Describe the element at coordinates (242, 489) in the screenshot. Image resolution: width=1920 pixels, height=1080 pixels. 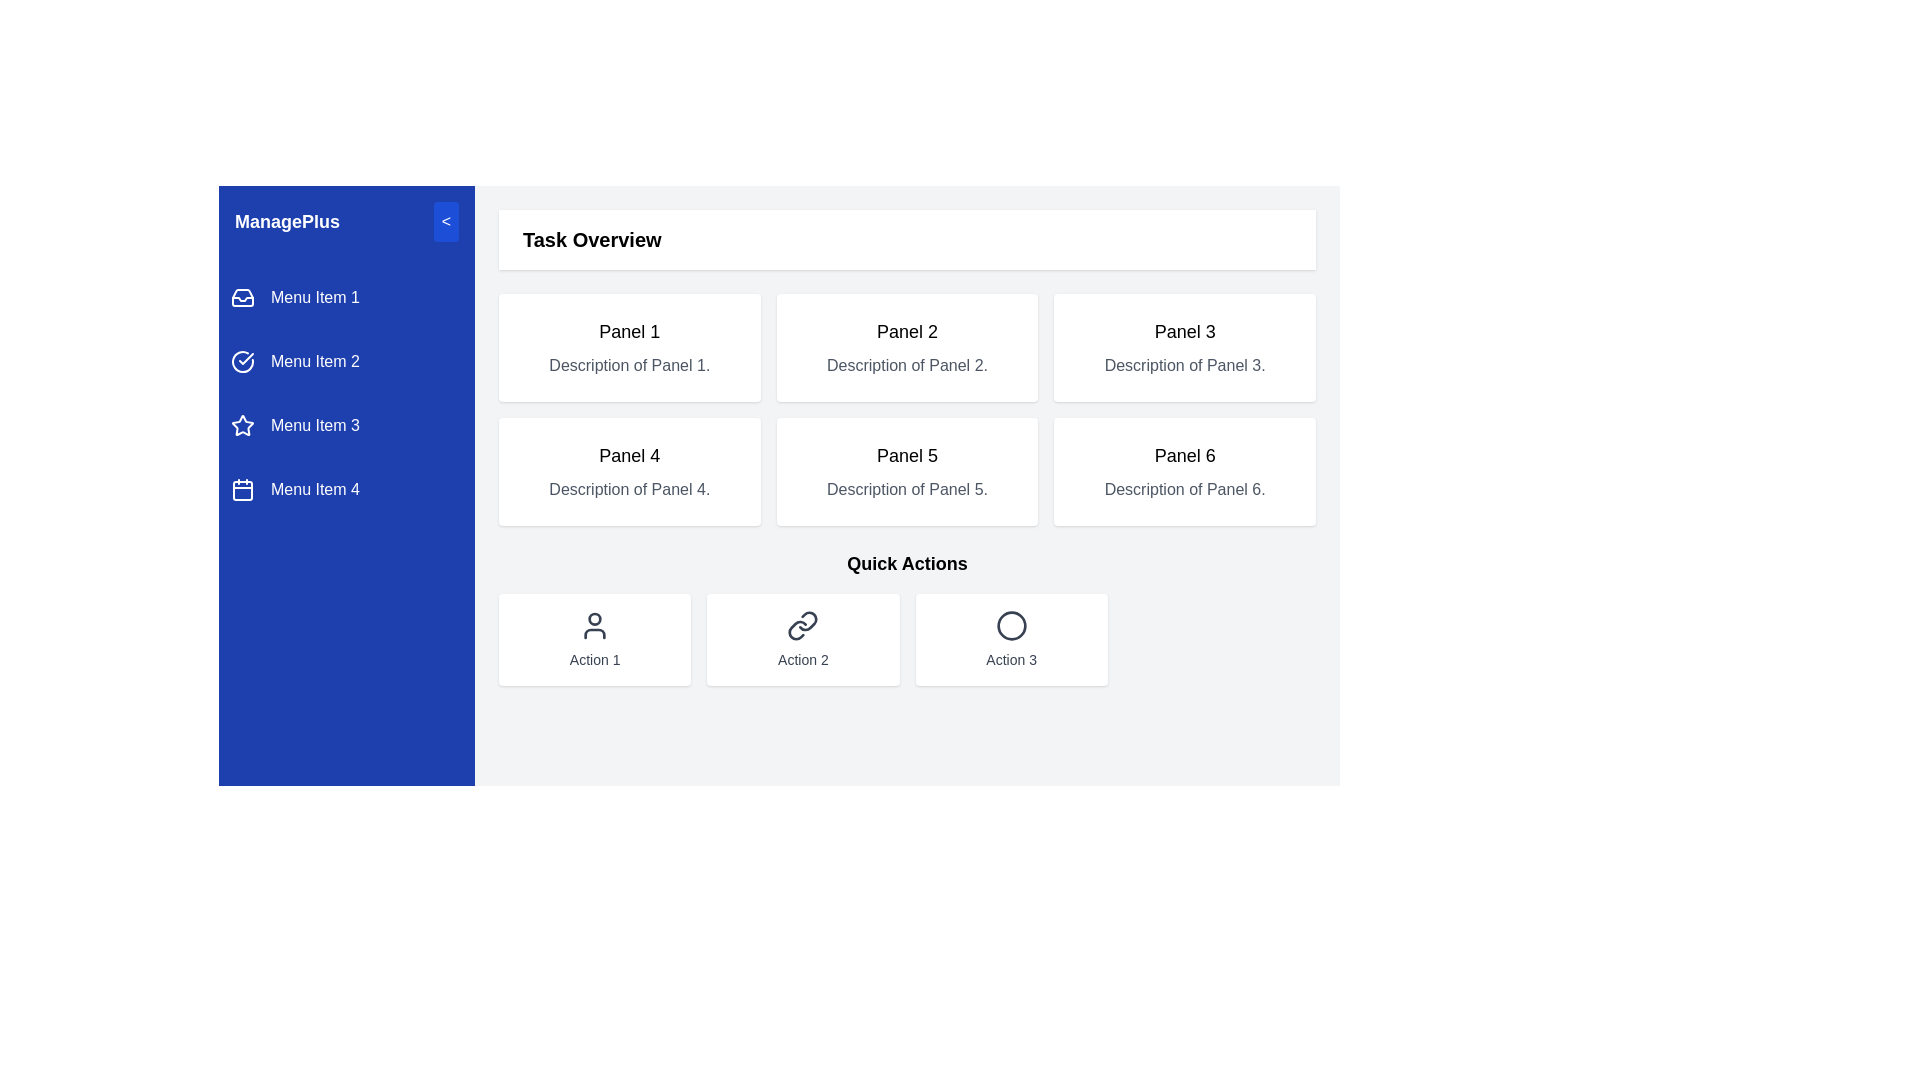
I see `the calendar icon located to the left of 'Menu Item 4' in the fourth position of the vertical navigation panel` at that location.